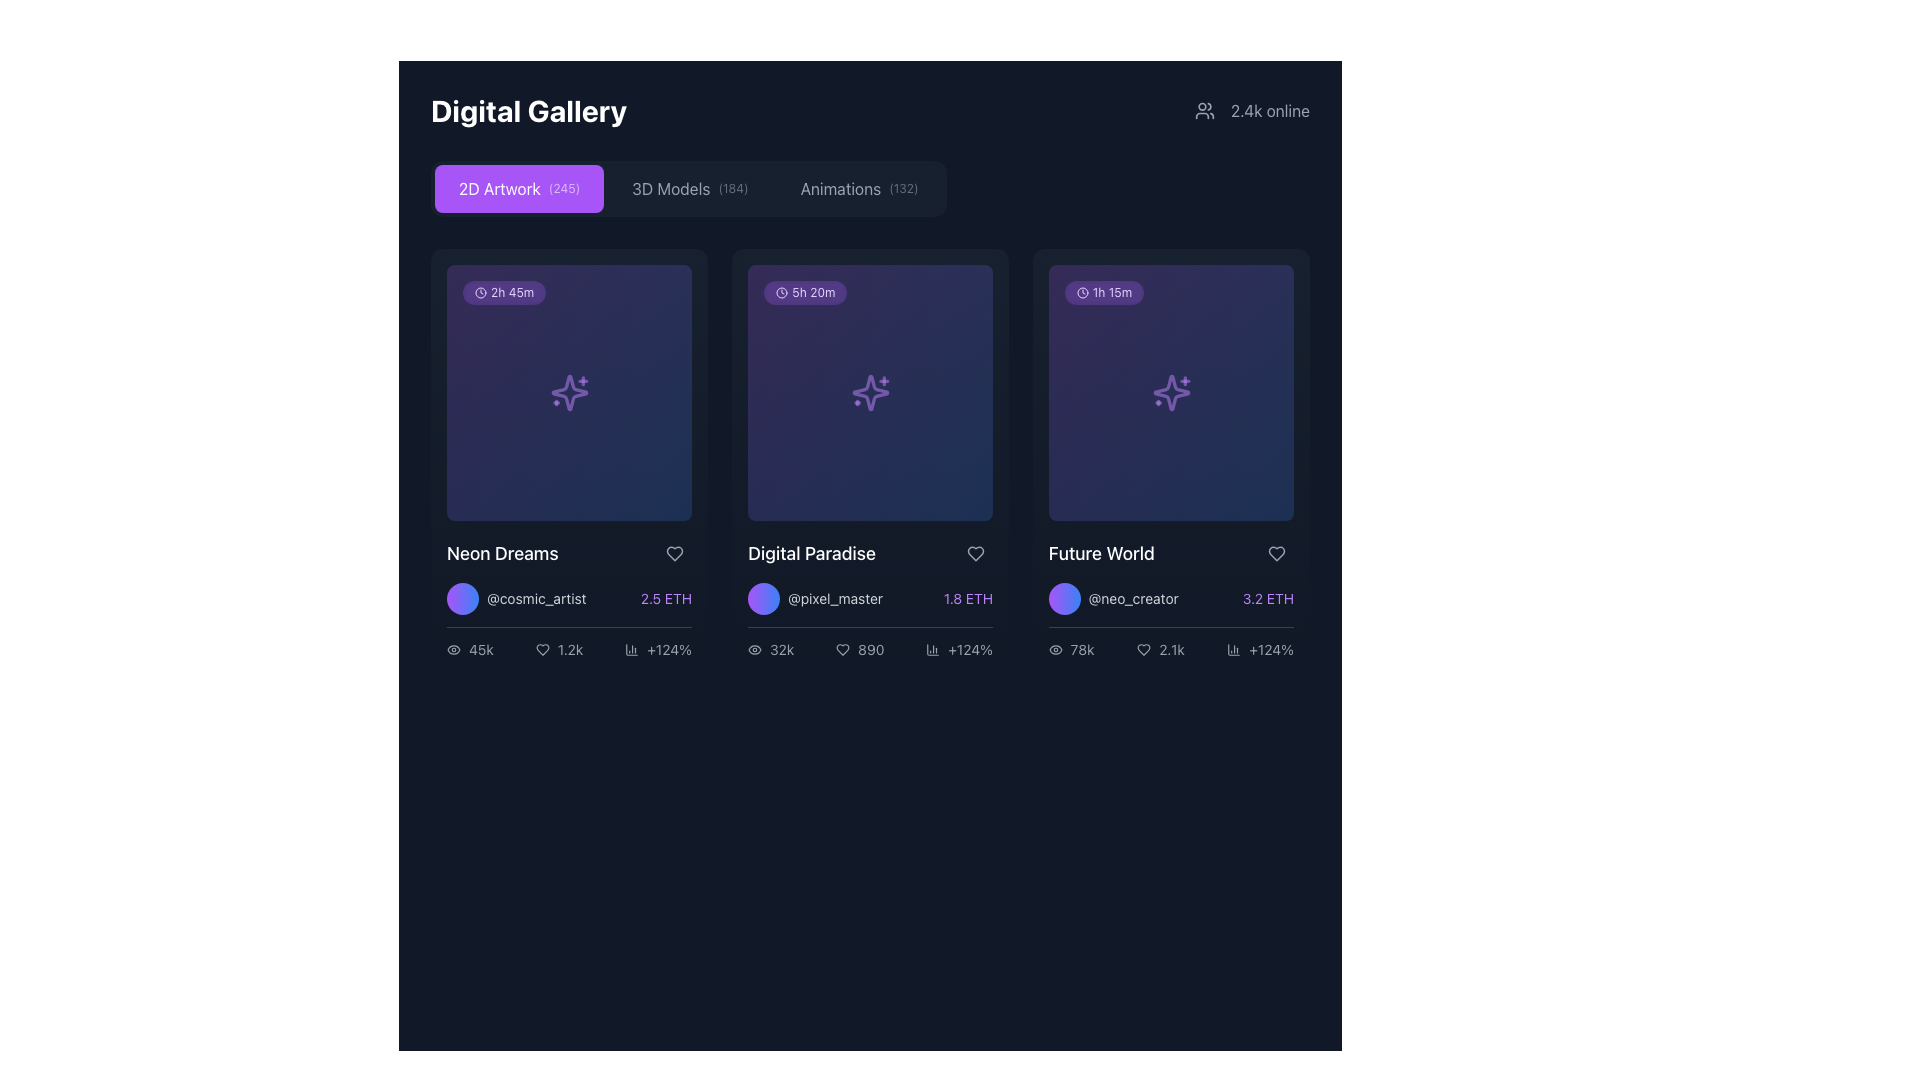 This screenshot has height=1080, width=1920. What do you see at coordinates (1171, 650) in the screenshot?
I see `the numeric label displaying '2.1k', which is styled in a subdued white font on a dark background and located immediately to the right of a heart icon in the lower section of the 'Future World' card` at bounding box center [1171, 650].